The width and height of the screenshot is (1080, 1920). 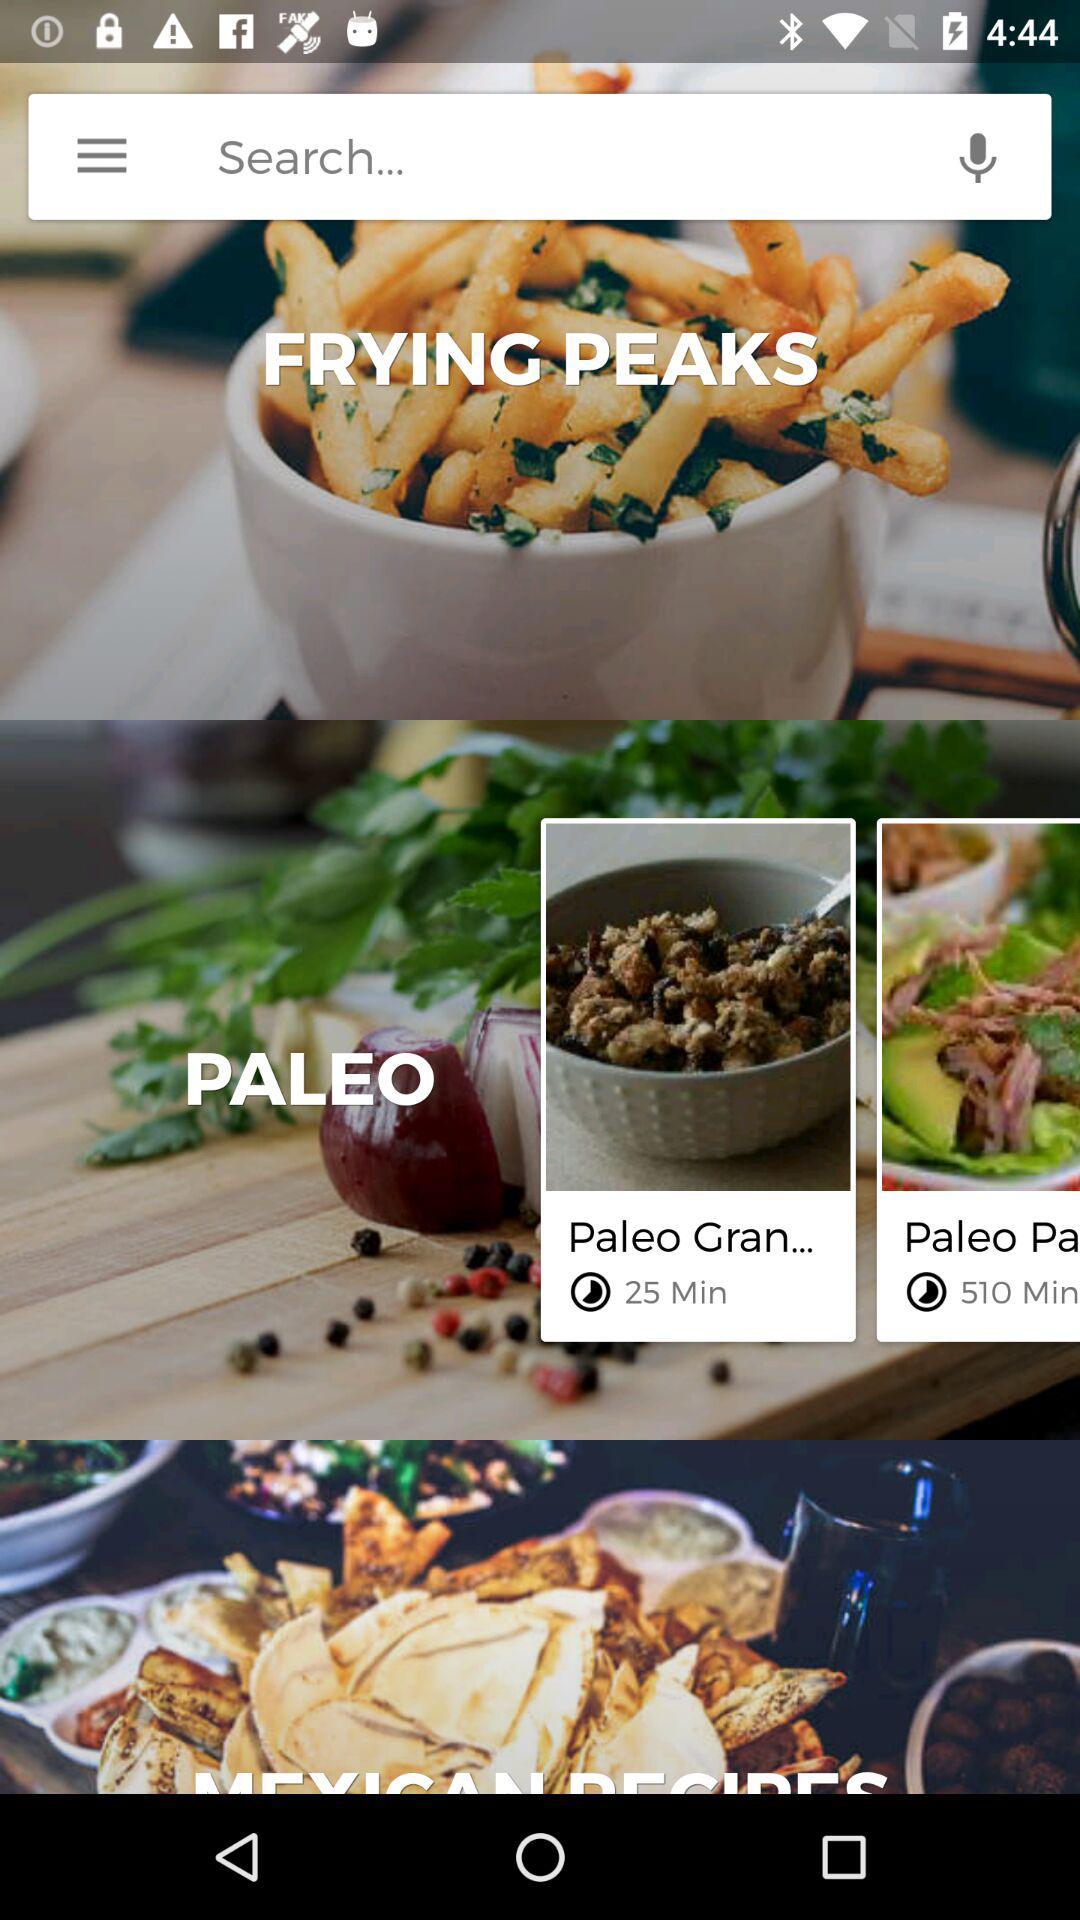 I want to click on speak to enter text, so click(x=977, y=155).